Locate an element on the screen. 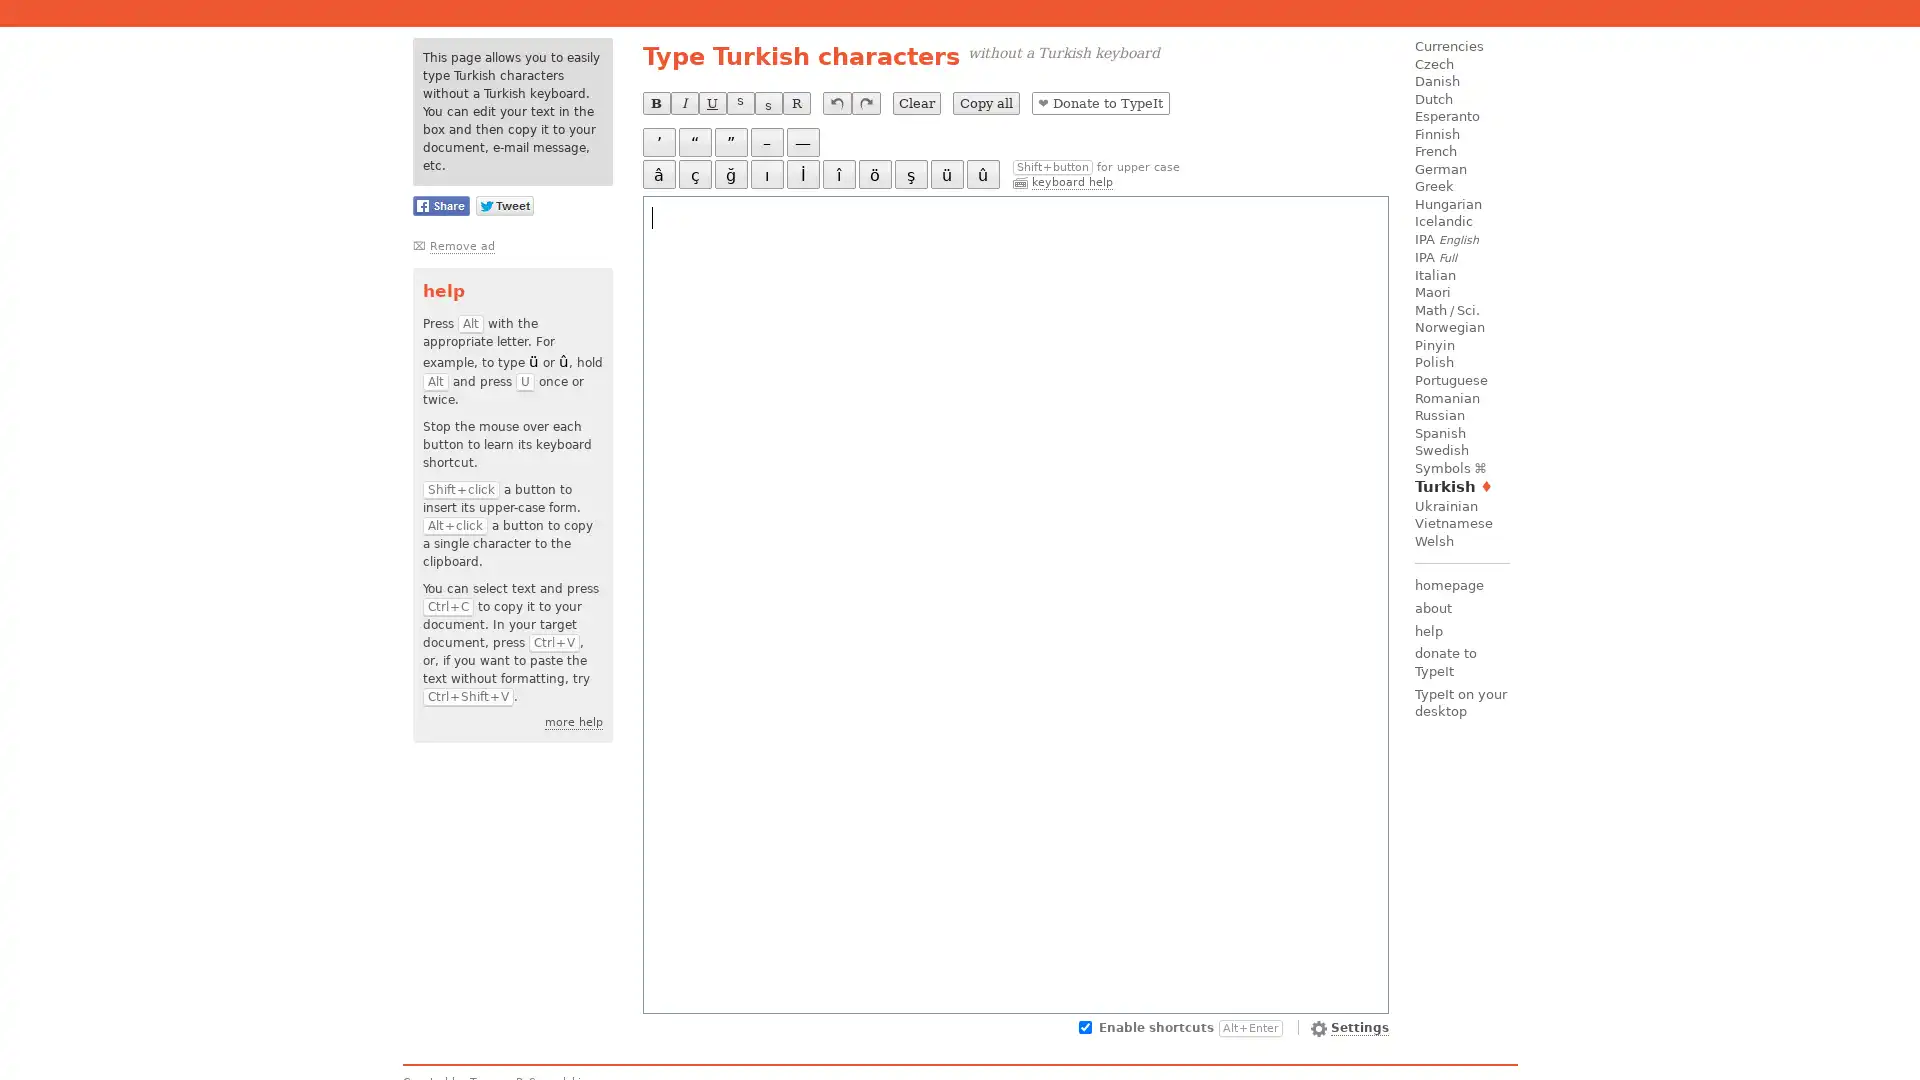 This screenshot has width=1920, height=1080. i is located at coordinates (838, 173).